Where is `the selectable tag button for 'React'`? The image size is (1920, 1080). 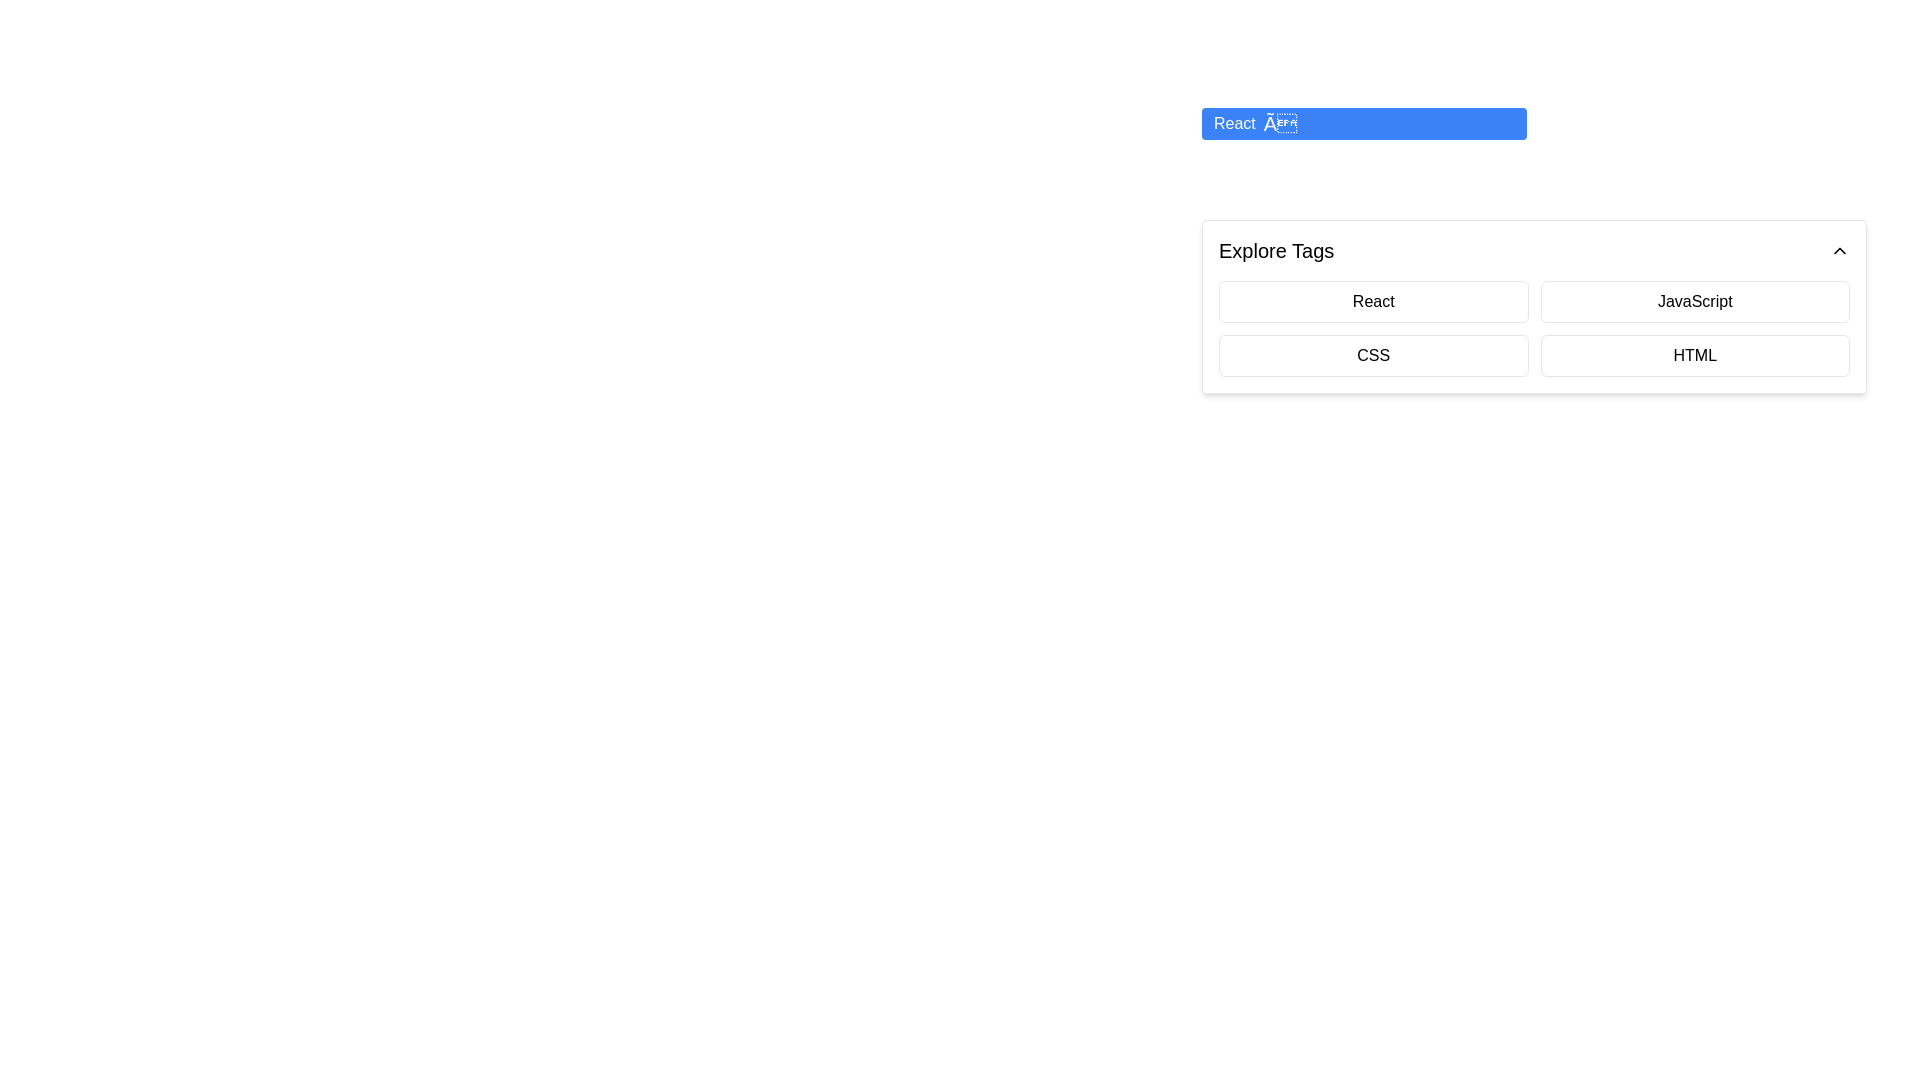
the selectable tag button for 'React' is located at coordinates (1363, 123).